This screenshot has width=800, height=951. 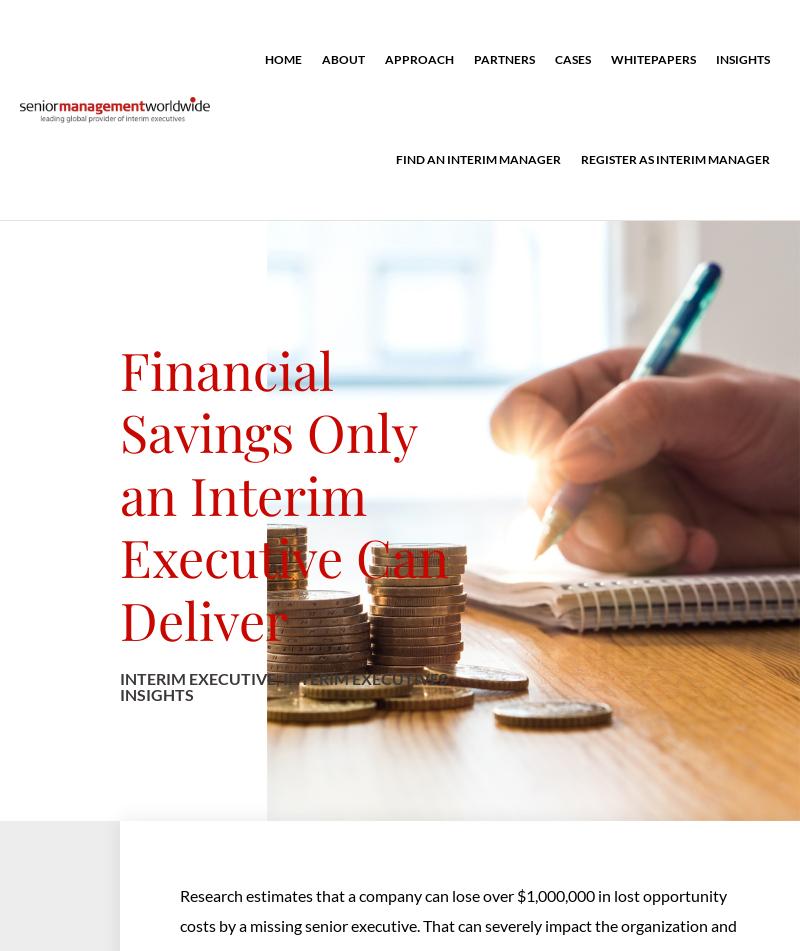 What do you see at coordinates (343, 59) in the screenshot?
I see `'About'` at bounding box center [343, 59].